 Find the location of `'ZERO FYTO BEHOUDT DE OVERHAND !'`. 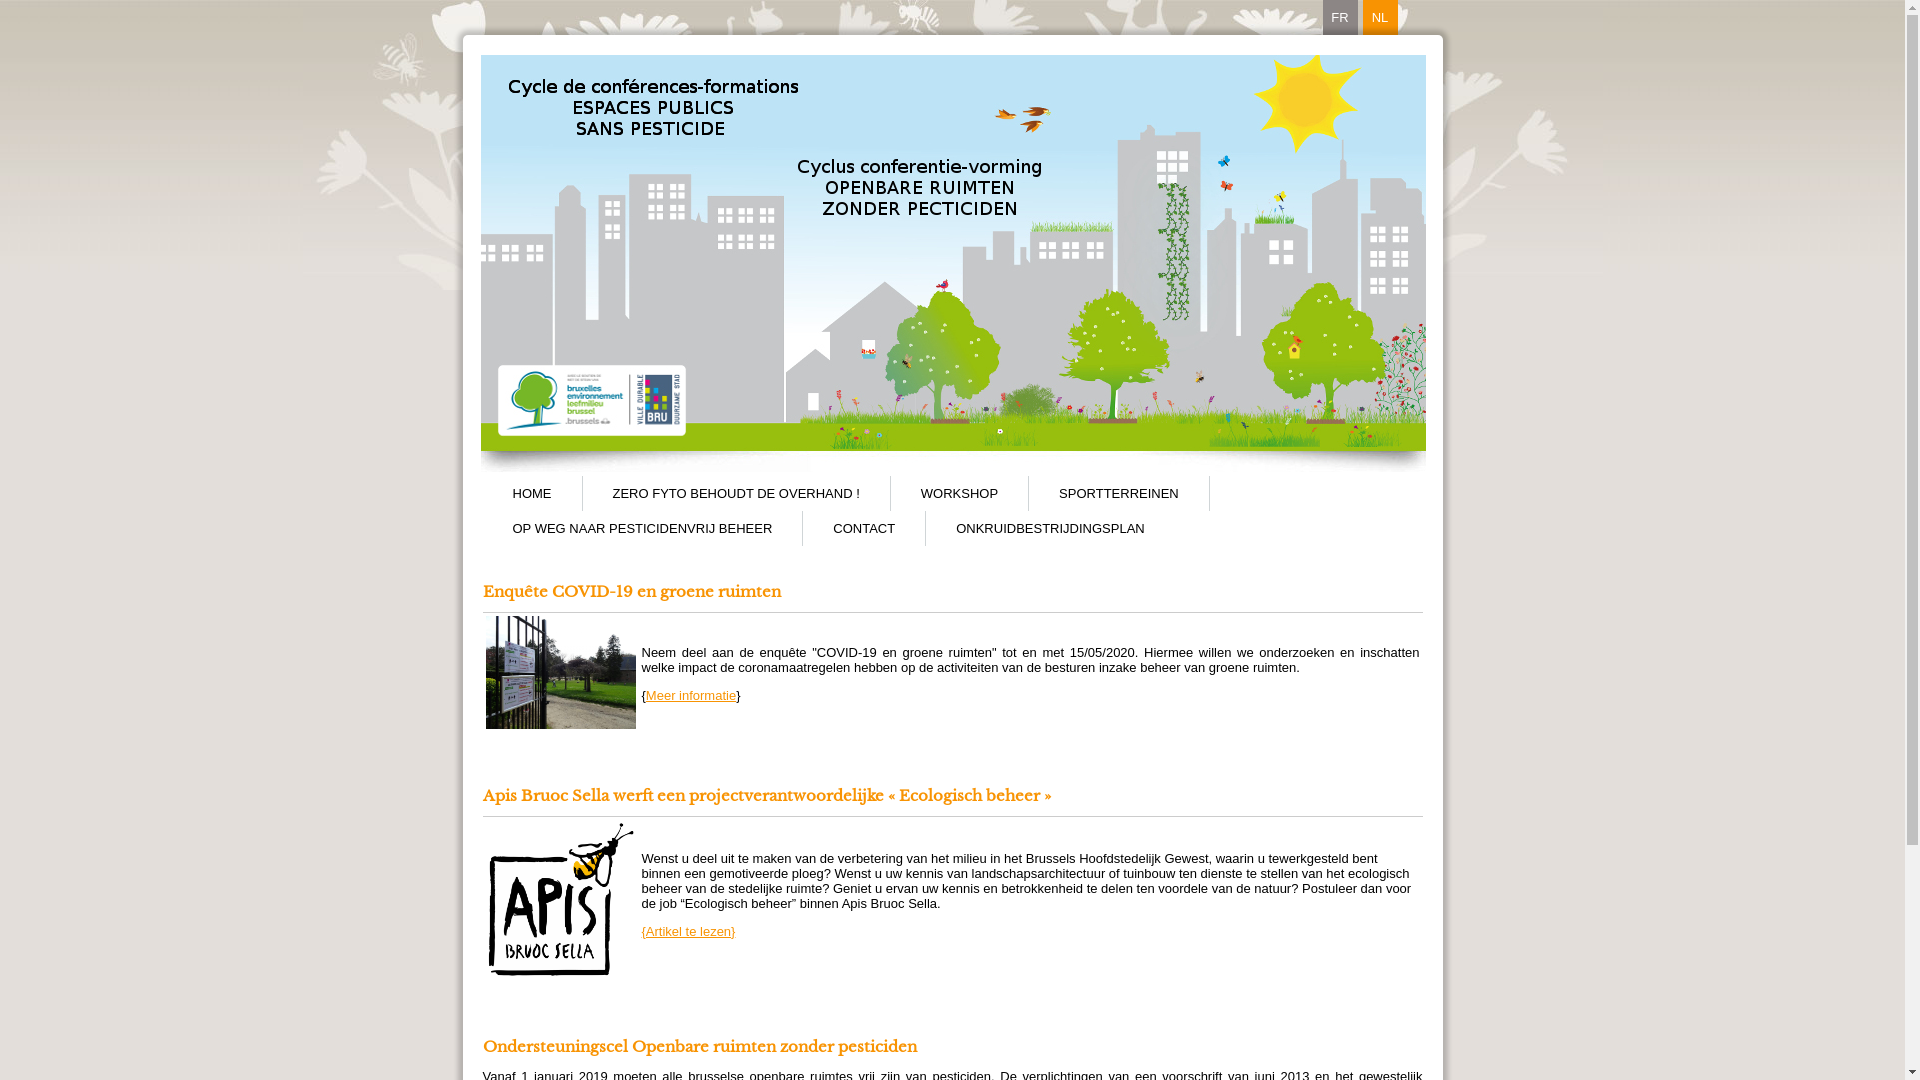

'ZERO FYTO BEHOUDT DE OVERHAND !' is located at coordinates (734, 493).